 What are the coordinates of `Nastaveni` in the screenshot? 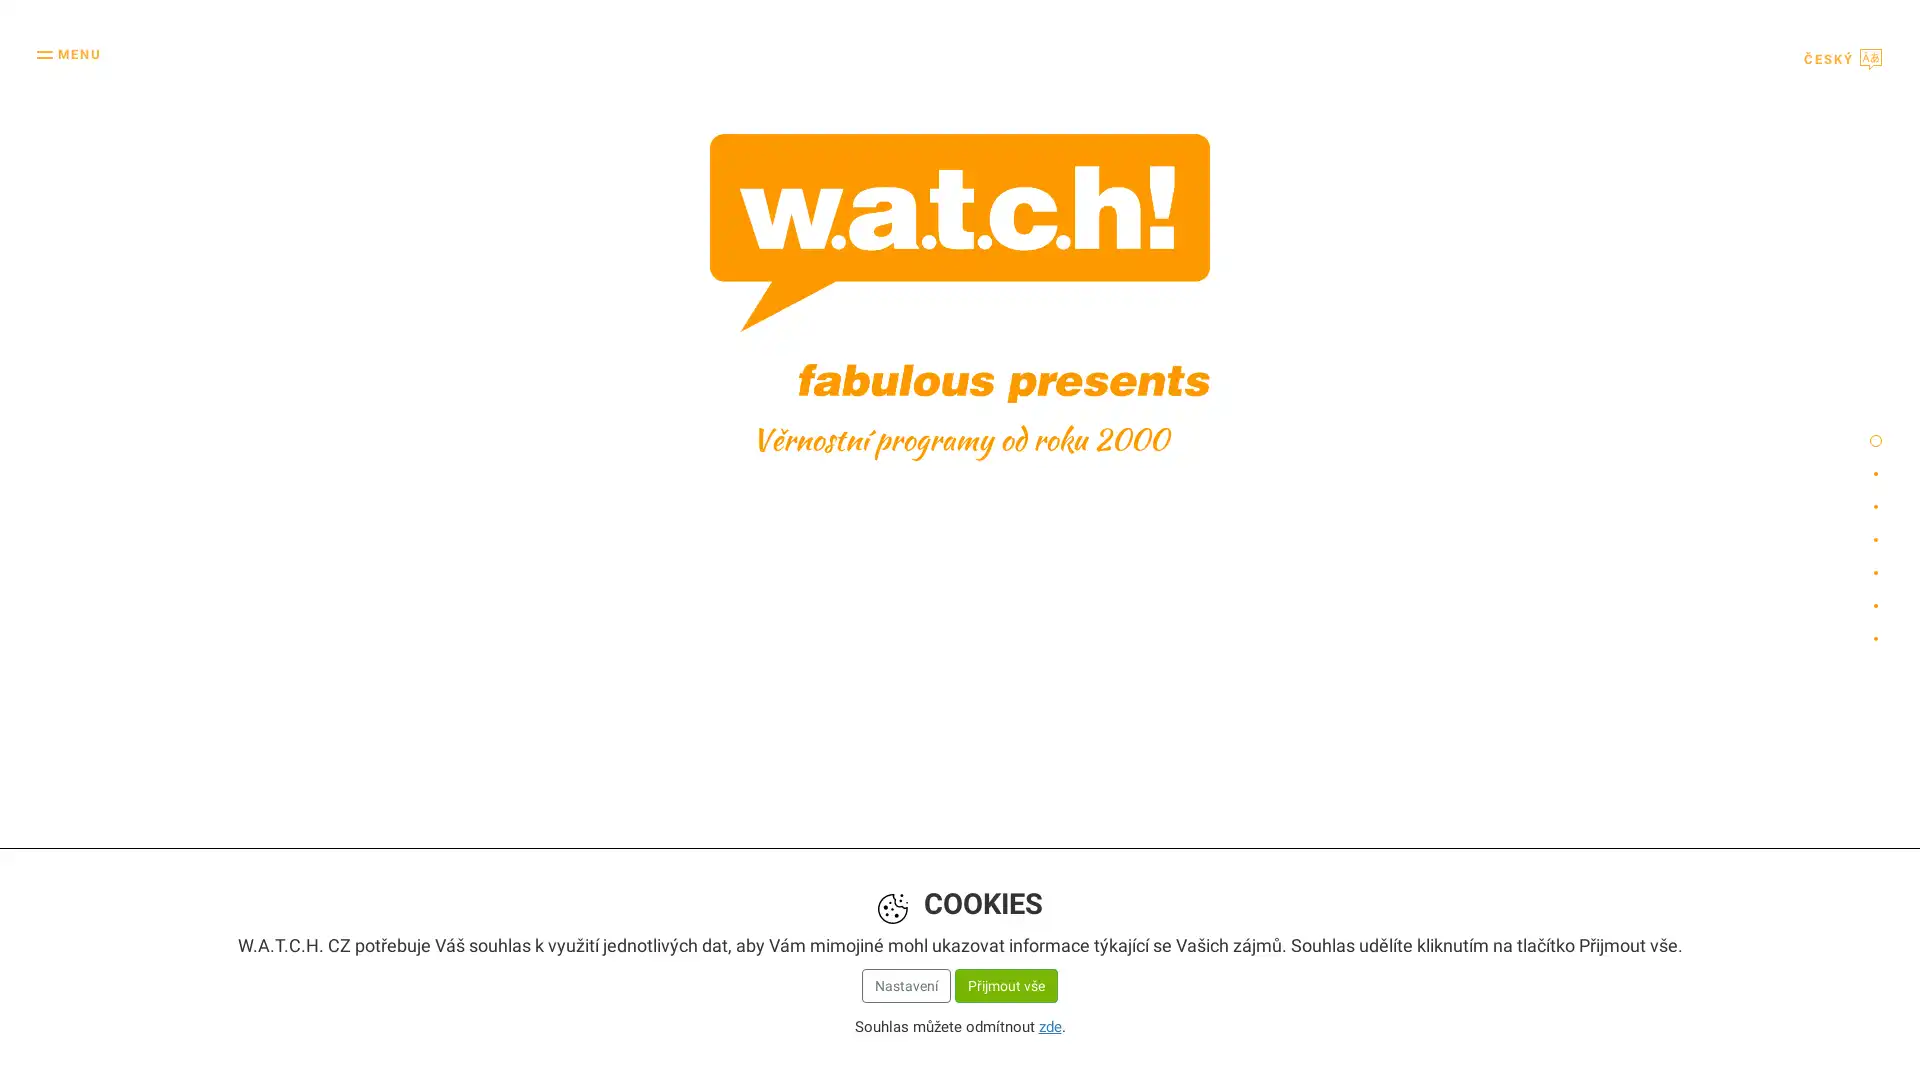 It's located at (904, 983).